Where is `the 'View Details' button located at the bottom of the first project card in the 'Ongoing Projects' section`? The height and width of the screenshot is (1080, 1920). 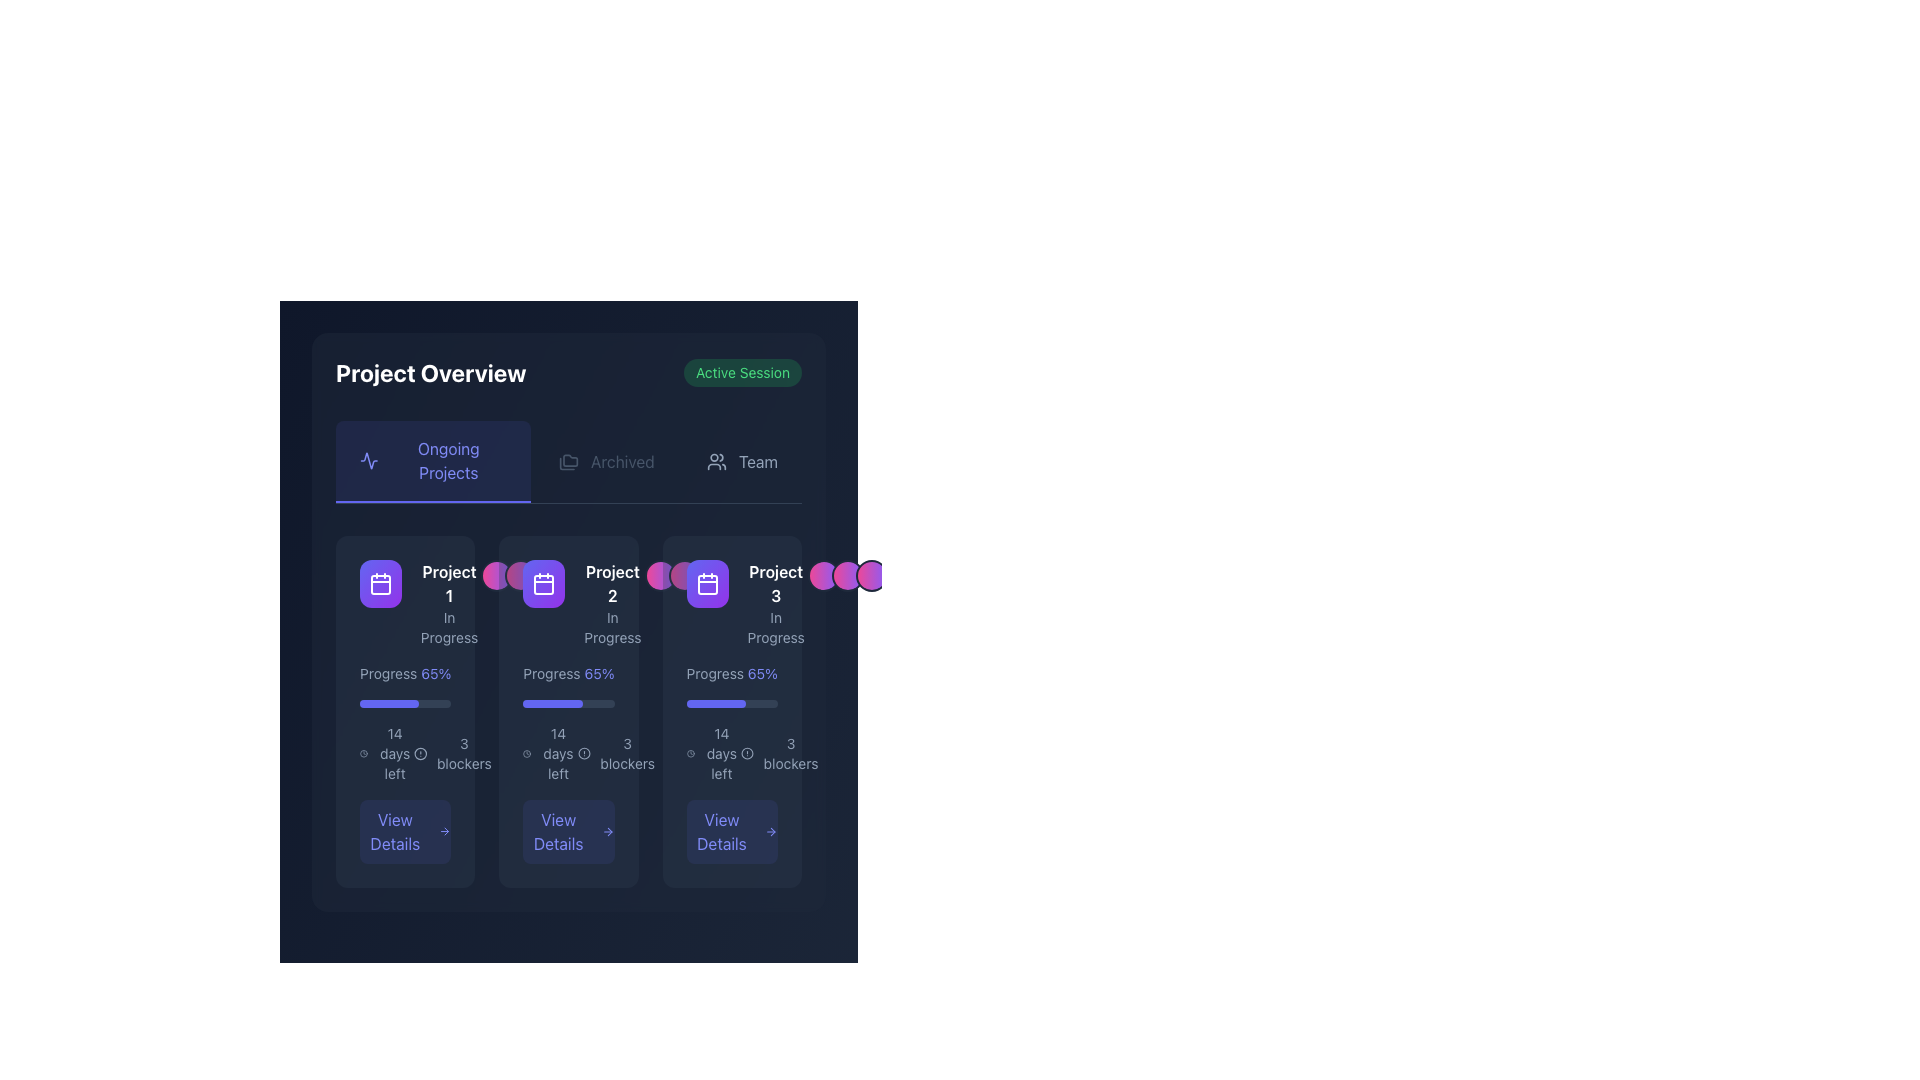
the 'View Details' button located at the bottom of the first project card in the 'Ongoing Projects' section is located at coordinates (404, 832).